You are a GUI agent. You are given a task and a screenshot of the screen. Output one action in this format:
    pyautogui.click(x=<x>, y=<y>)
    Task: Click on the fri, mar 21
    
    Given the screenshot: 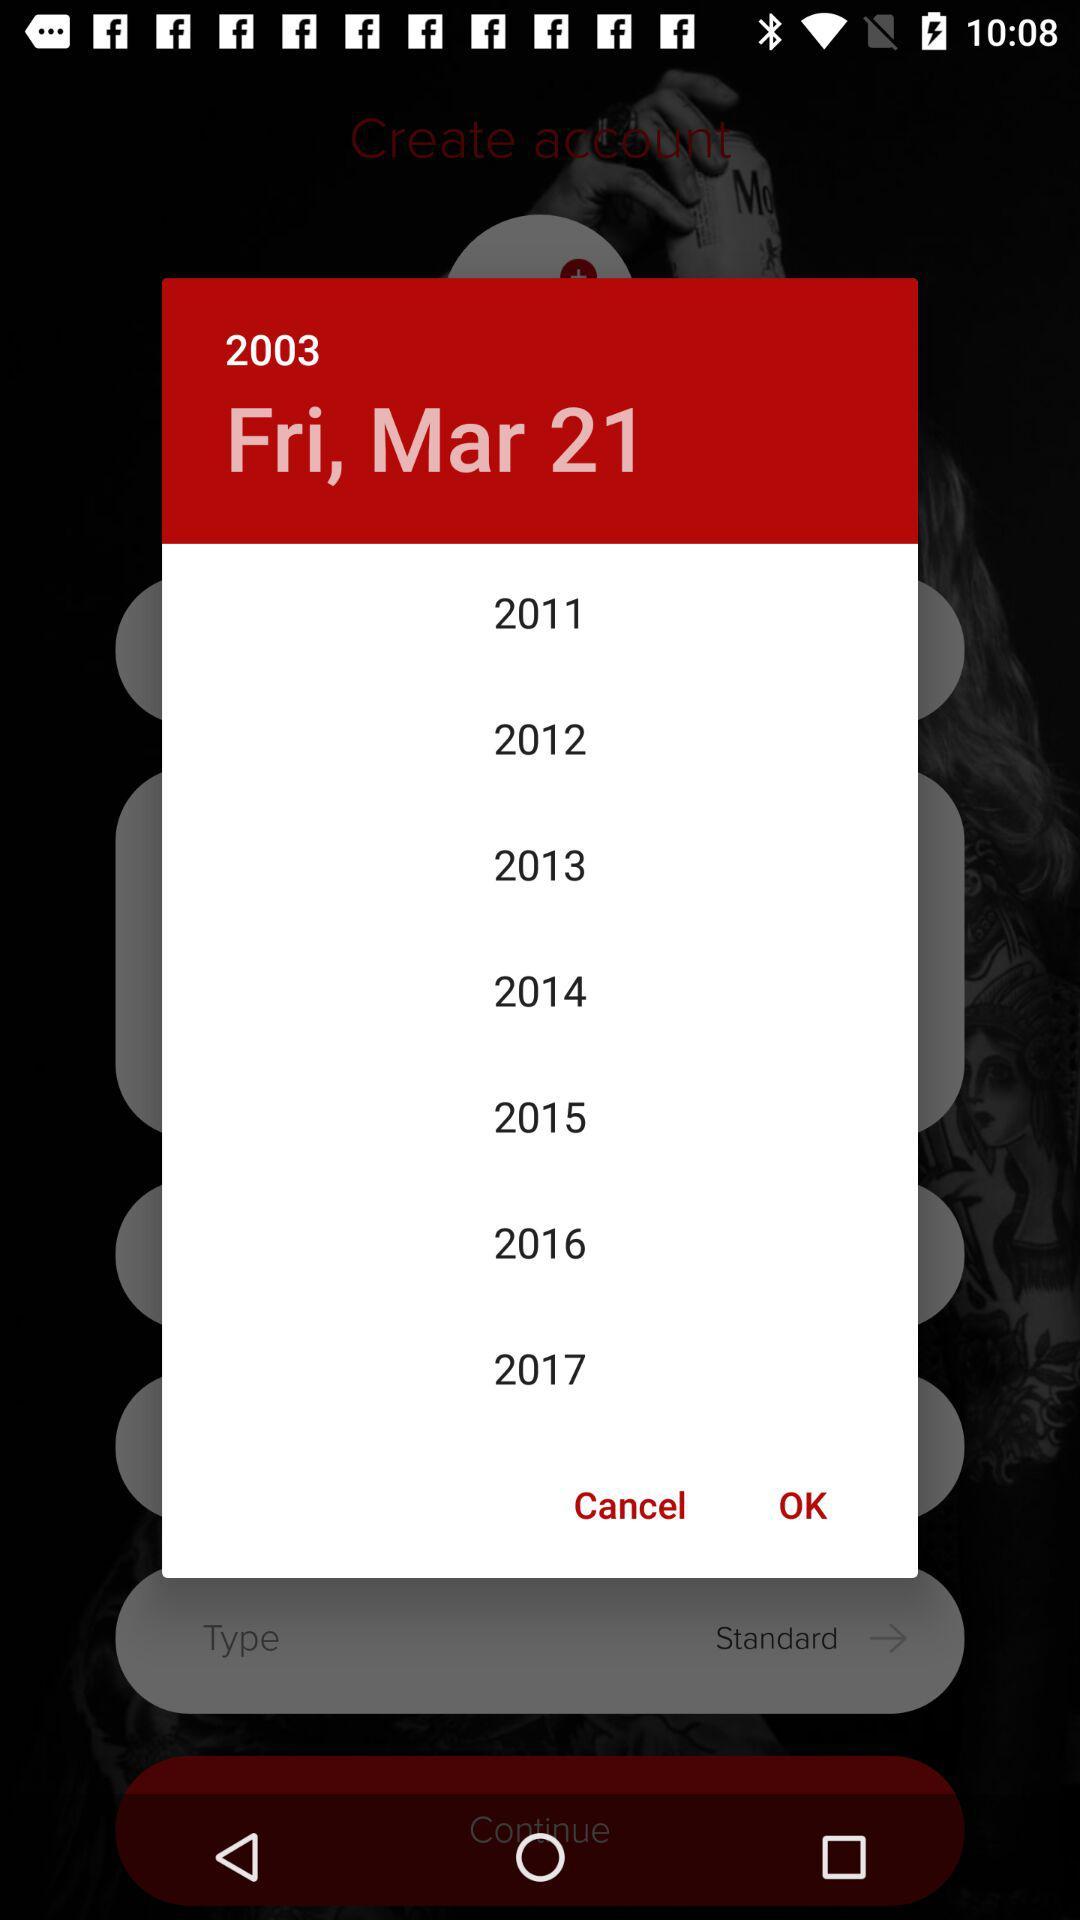 What is the action you would take?
    pyautogui.click(x=436, y=435)
    